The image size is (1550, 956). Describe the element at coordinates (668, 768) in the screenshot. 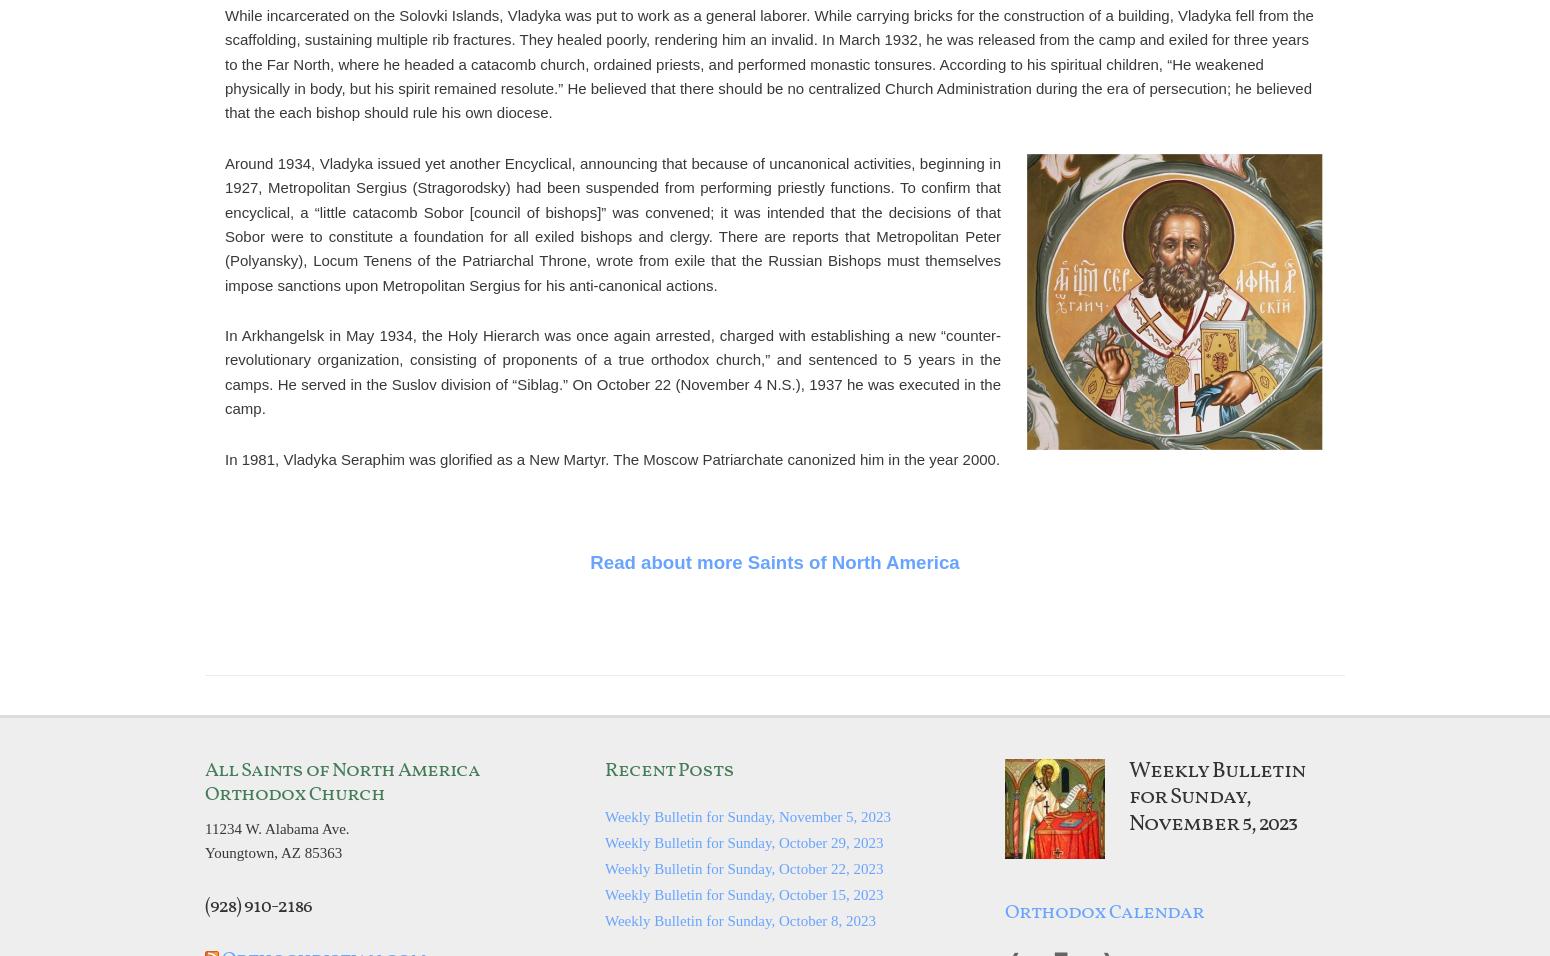

I see `'Recent Posts'` at that location.